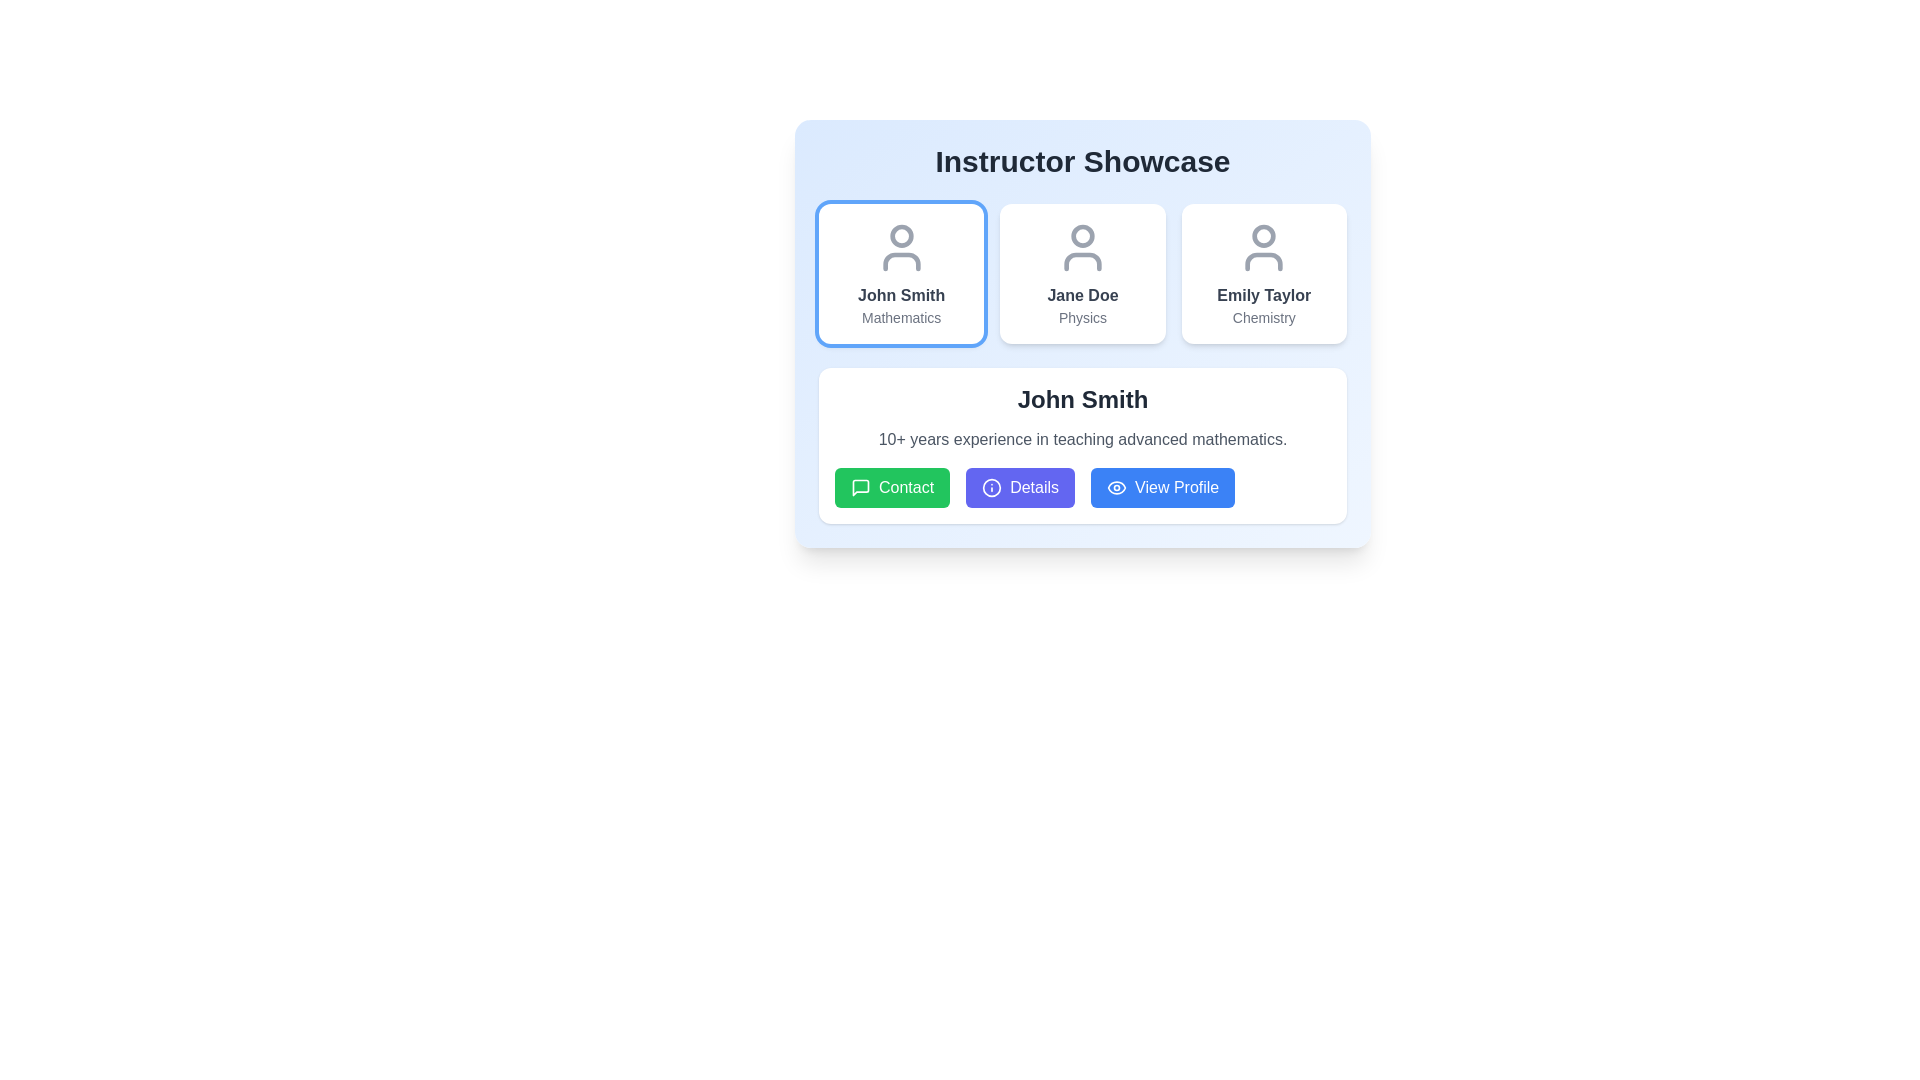 The height and width of the screenshot is (1080, 1920). Describe the element at coordinates (1263, 246) in the screenshot. I see `the user silhouette icon in the 'Instructor Showcase' section, which is above the text 'Emily Taylor' and 'Chemistry'` at that location.